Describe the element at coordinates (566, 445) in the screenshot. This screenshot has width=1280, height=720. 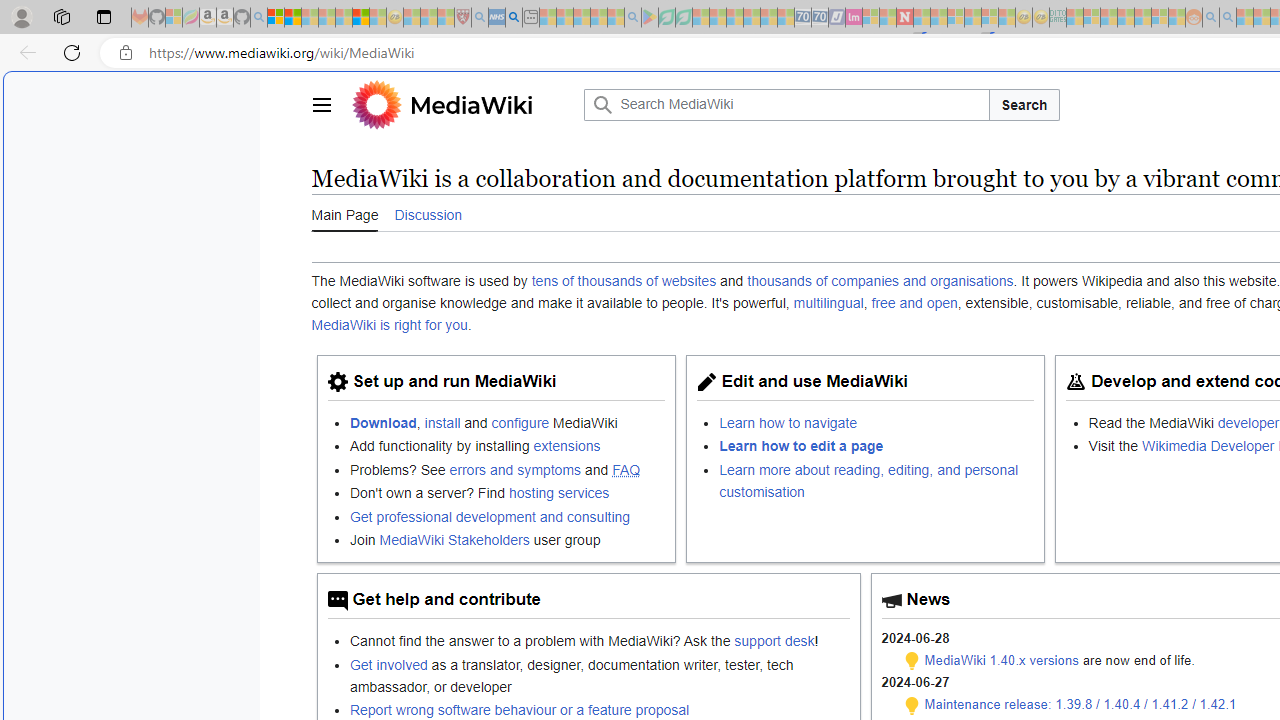
I see `'extensions'` at that location.